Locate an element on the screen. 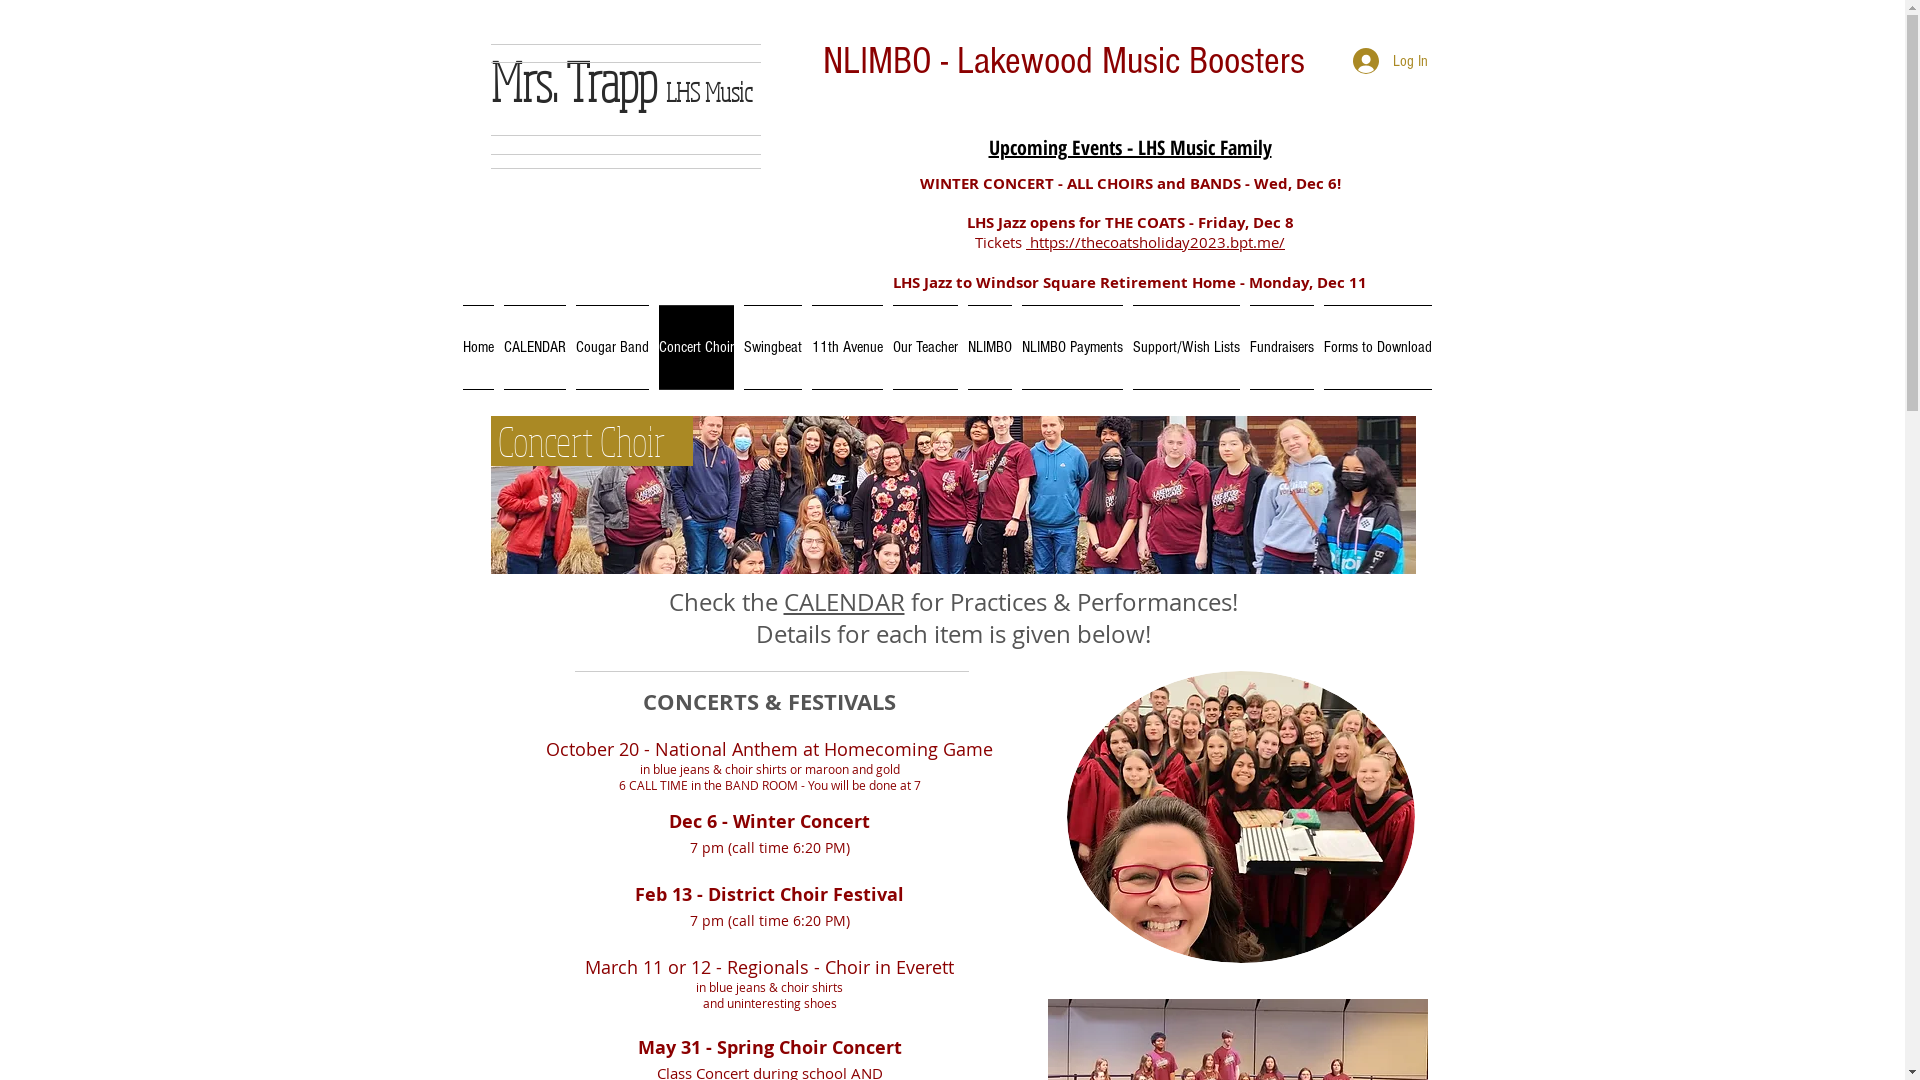 This screenshot has height=1080, width=1920. '11th Avenue' is located at coordinates (846, 346).